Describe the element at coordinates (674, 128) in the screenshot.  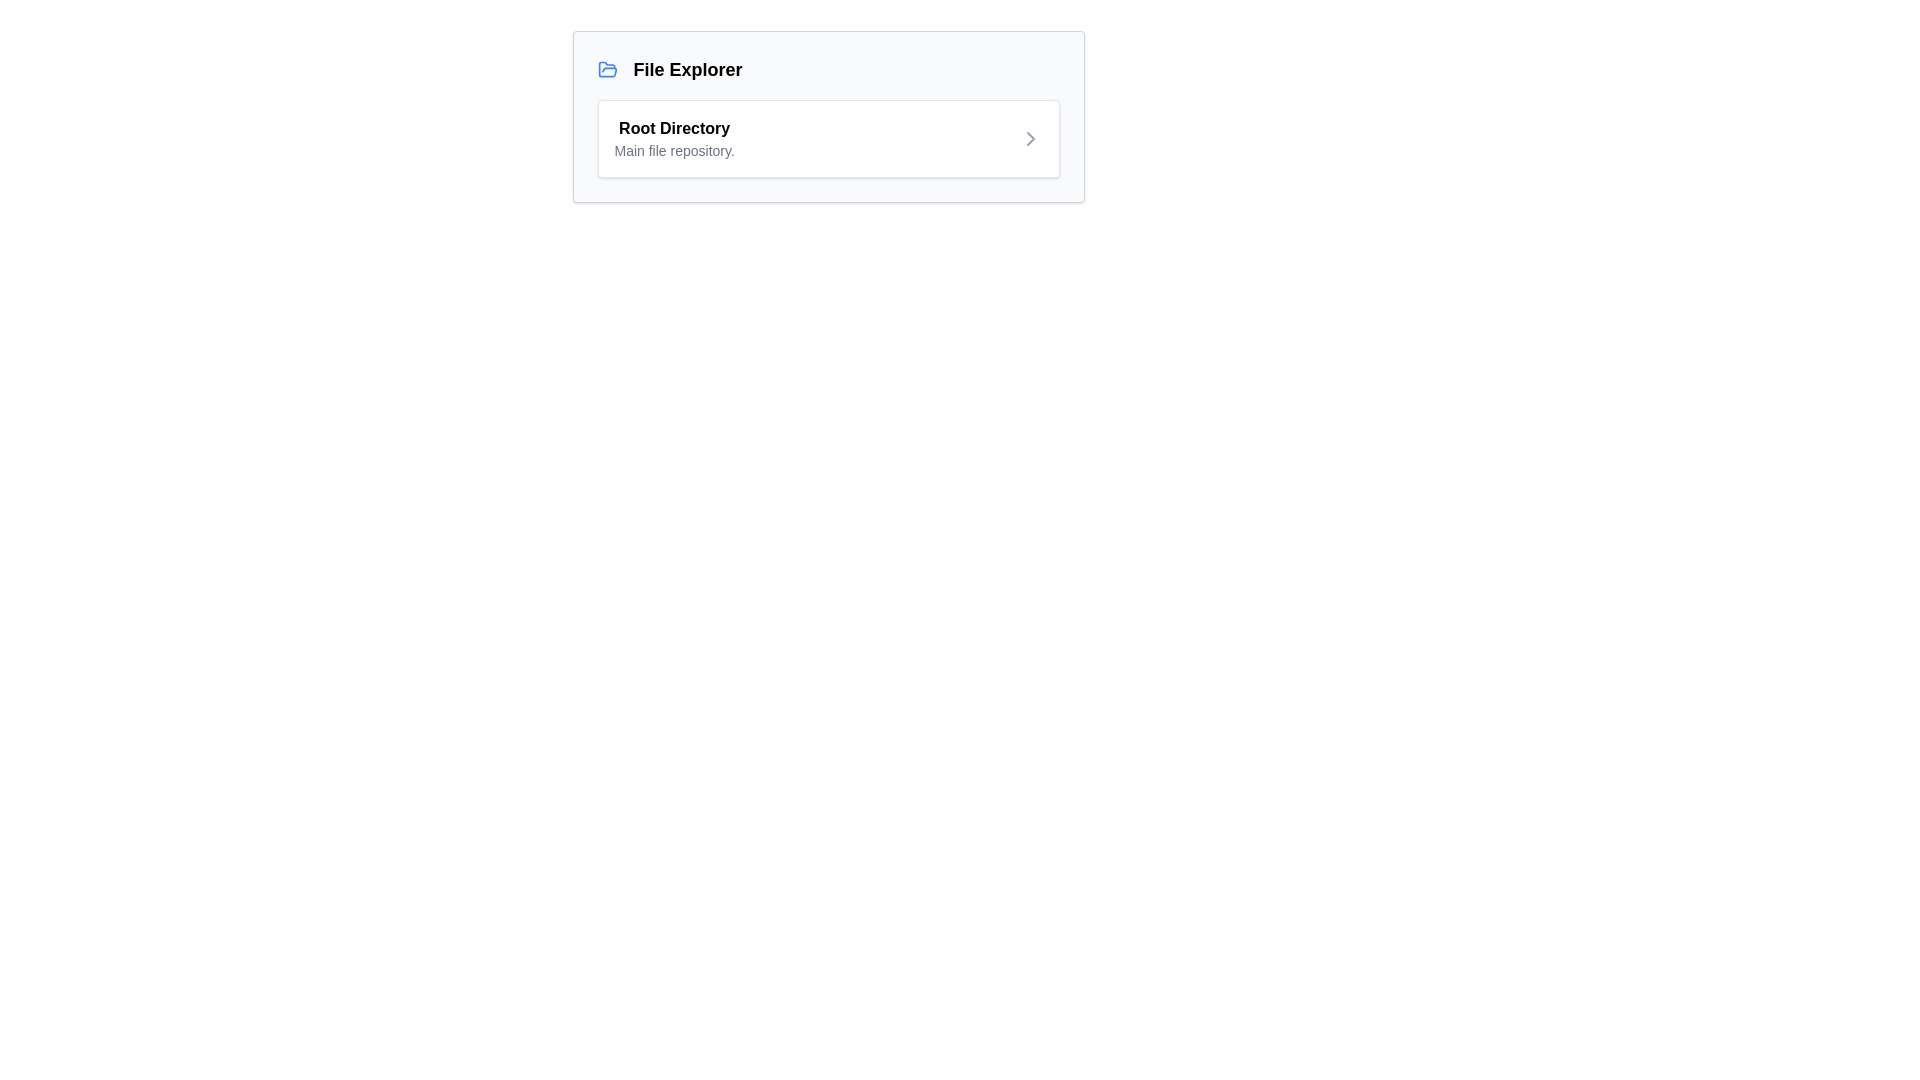
I see `the bold text label displaying 'Root Directory' which is prominently positioned at the top-left corner of a card-like section in the interface` at that location.